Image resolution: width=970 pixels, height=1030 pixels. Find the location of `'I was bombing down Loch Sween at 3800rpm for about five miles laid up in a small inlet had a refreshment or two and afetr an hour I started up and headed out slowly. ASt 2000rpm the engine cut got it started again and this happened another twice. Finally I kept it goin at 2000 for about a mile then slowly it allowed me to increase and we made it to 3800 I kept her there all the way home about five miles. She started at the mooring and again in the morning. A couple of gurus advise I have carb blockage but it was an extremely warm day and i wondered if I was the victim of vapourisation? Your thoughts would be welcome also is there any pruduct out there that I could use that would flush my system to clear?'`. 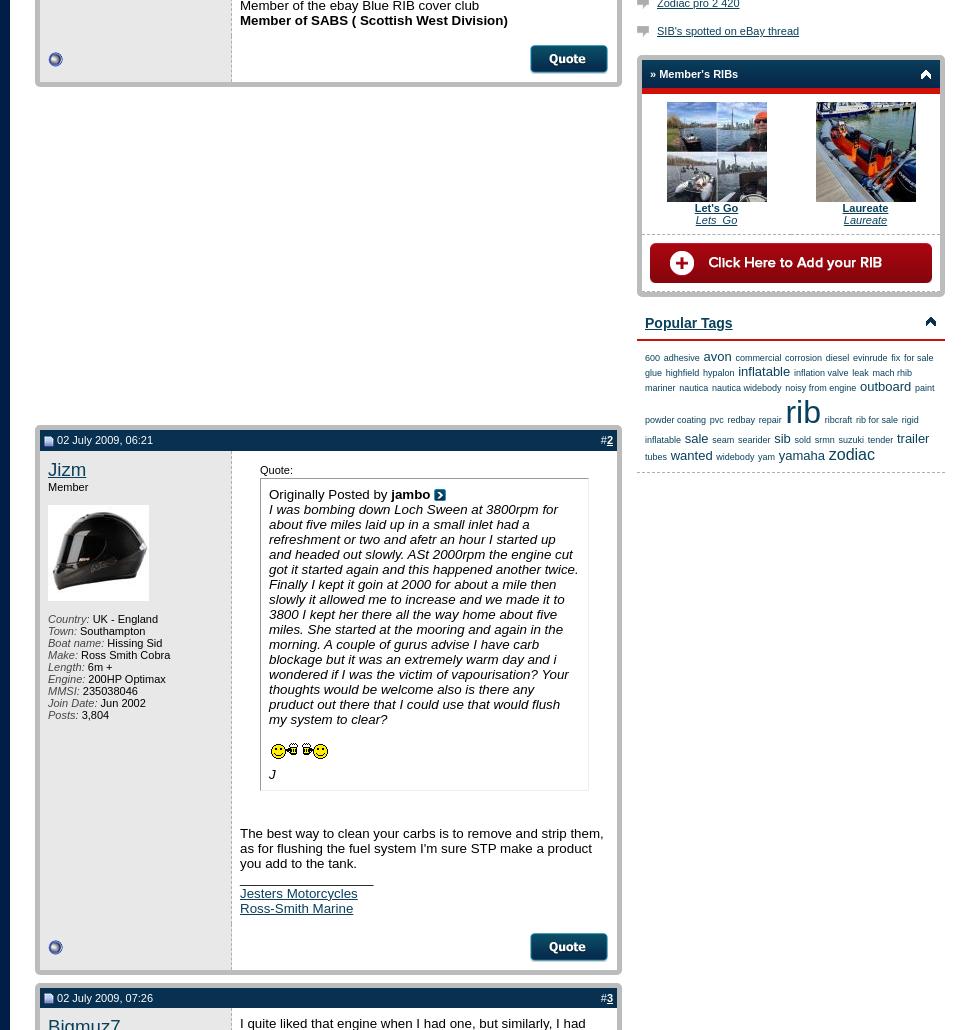

'I was bombing down Loch Sween at 3800rpm for about five miles laid up in a small inlet had a refreshment or two and afetr an hour I started up and headed out slowly. ASt 2000rpm the engine cut got it started again and this happened another twice. Finally I kept it goin at 2000 for about a mile then slowly it allowed me to increase and we made it to 3800 I kept her there all the way home about five miles. She started at the mooring and again in the morning. A couple of gurus advise I have carb blockage but it was an extremely warm day and i wondered if I was the victim of vapourisation? Your thoughts would be welcome also is there any pruduct out there that I could use that would flush my system to clear?' is located at coordinates (267, 612).